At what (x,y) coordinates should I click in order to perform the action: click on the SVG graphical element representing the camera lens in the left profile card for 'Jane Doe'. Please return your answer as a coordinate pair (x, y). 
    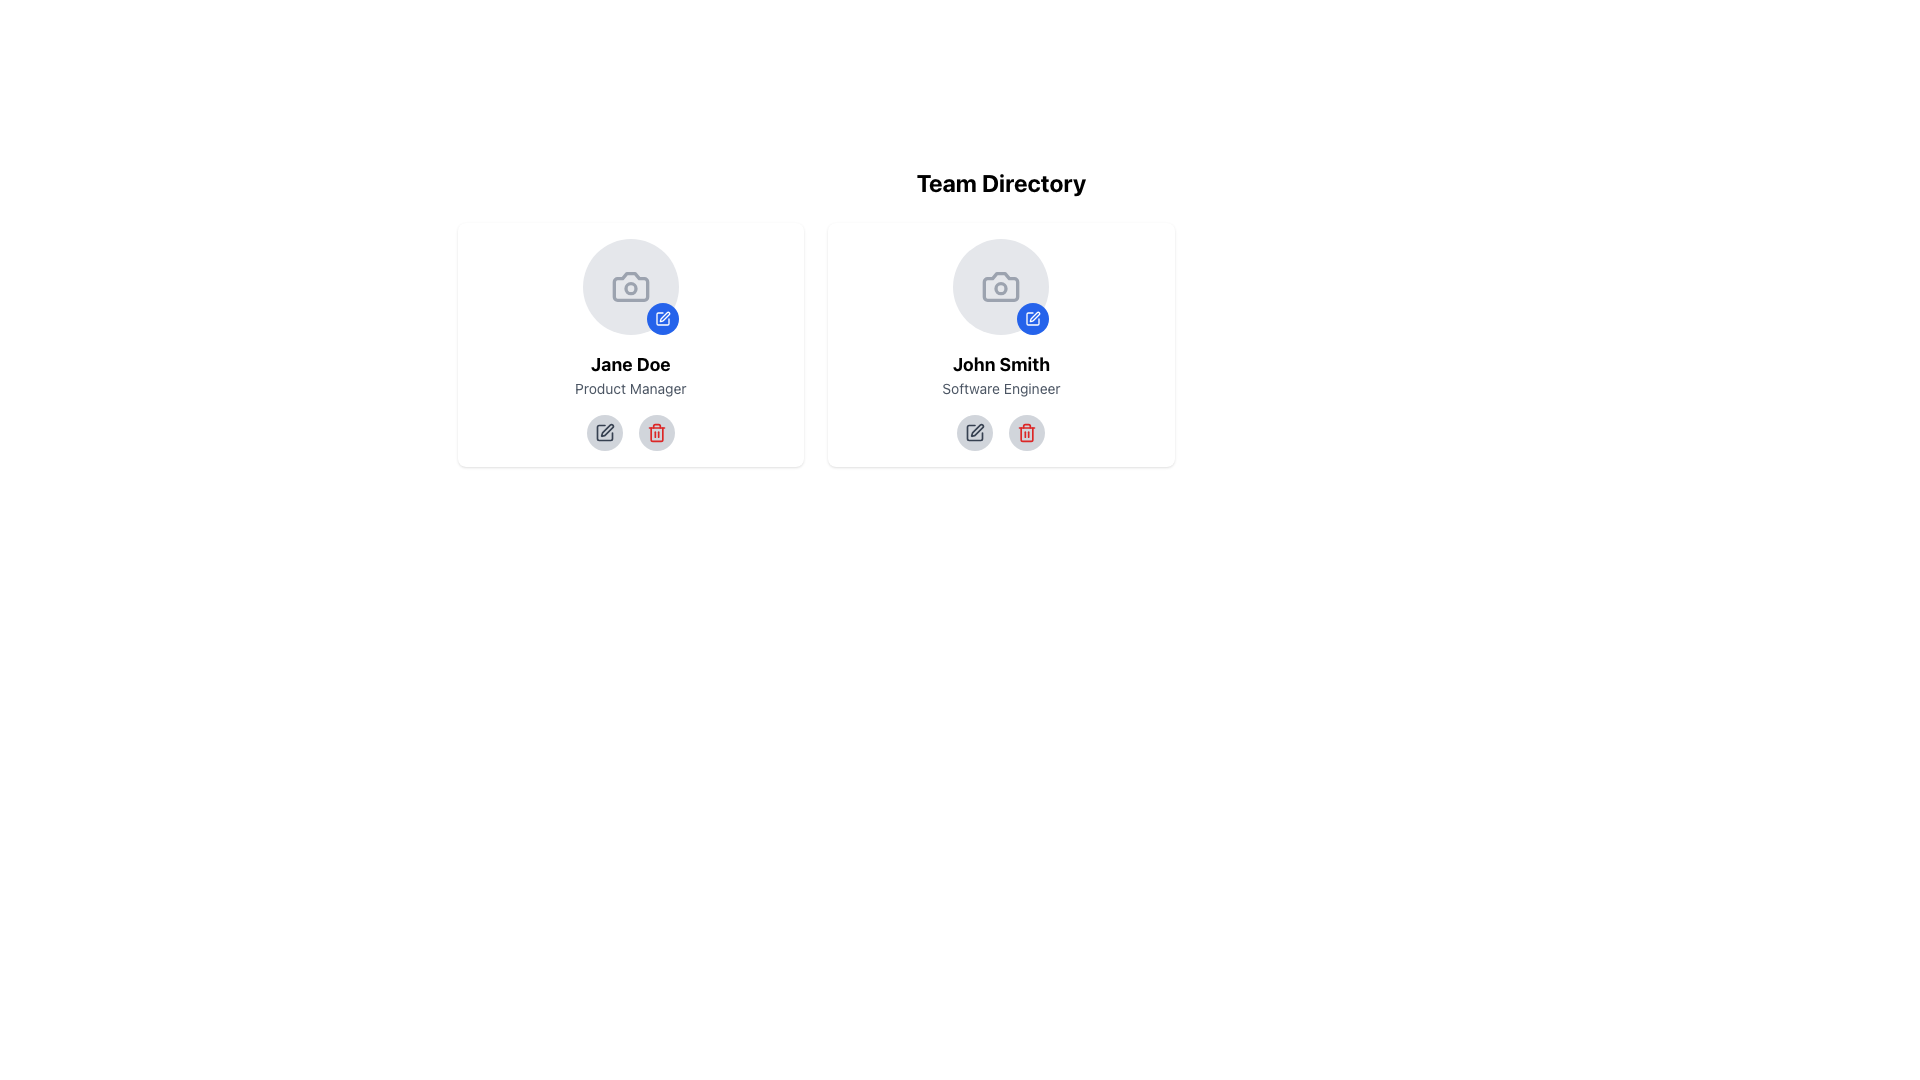
    Looking at the image, I should click on (629, 288).